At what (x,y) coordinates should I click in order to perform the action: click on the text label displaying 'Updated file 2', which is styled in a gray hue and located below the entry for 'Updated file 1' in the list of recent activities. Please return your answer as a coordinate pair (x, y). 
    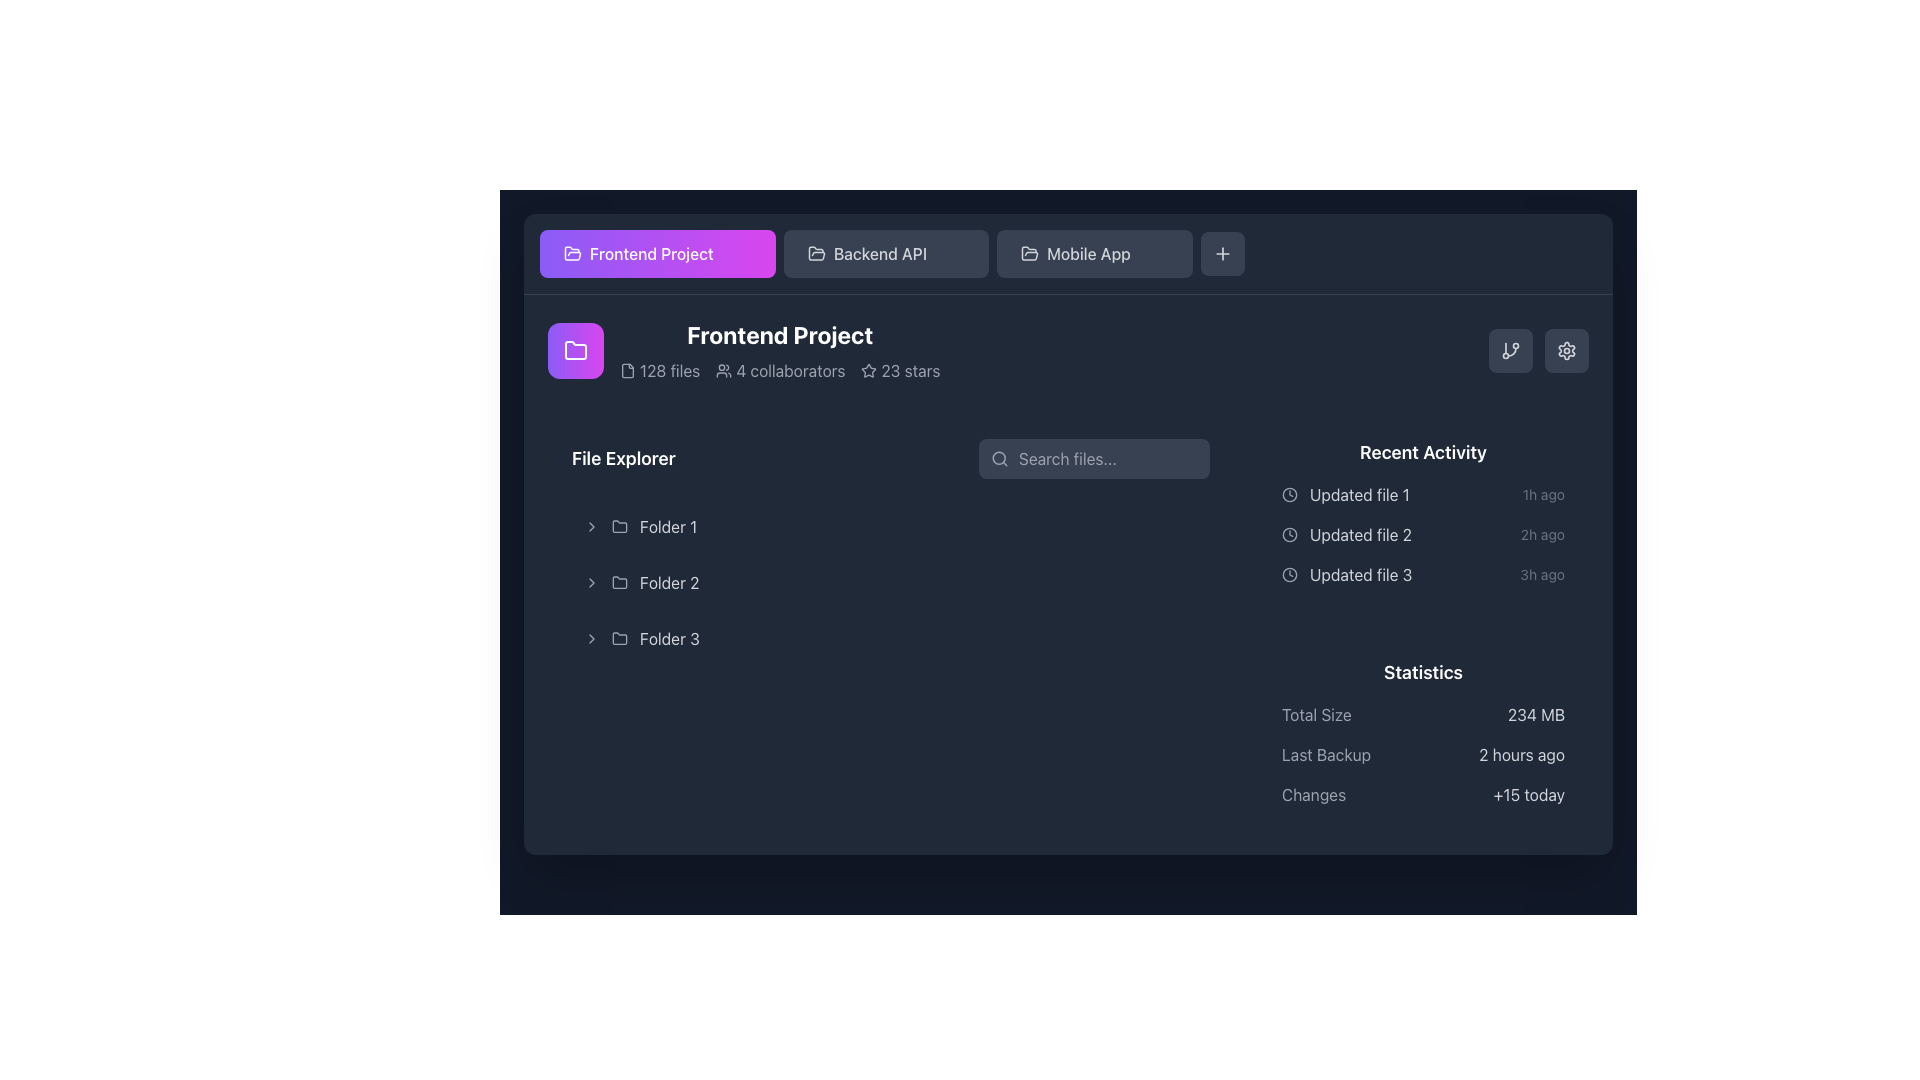
    Looking at the image, I should click on (1360, 534).